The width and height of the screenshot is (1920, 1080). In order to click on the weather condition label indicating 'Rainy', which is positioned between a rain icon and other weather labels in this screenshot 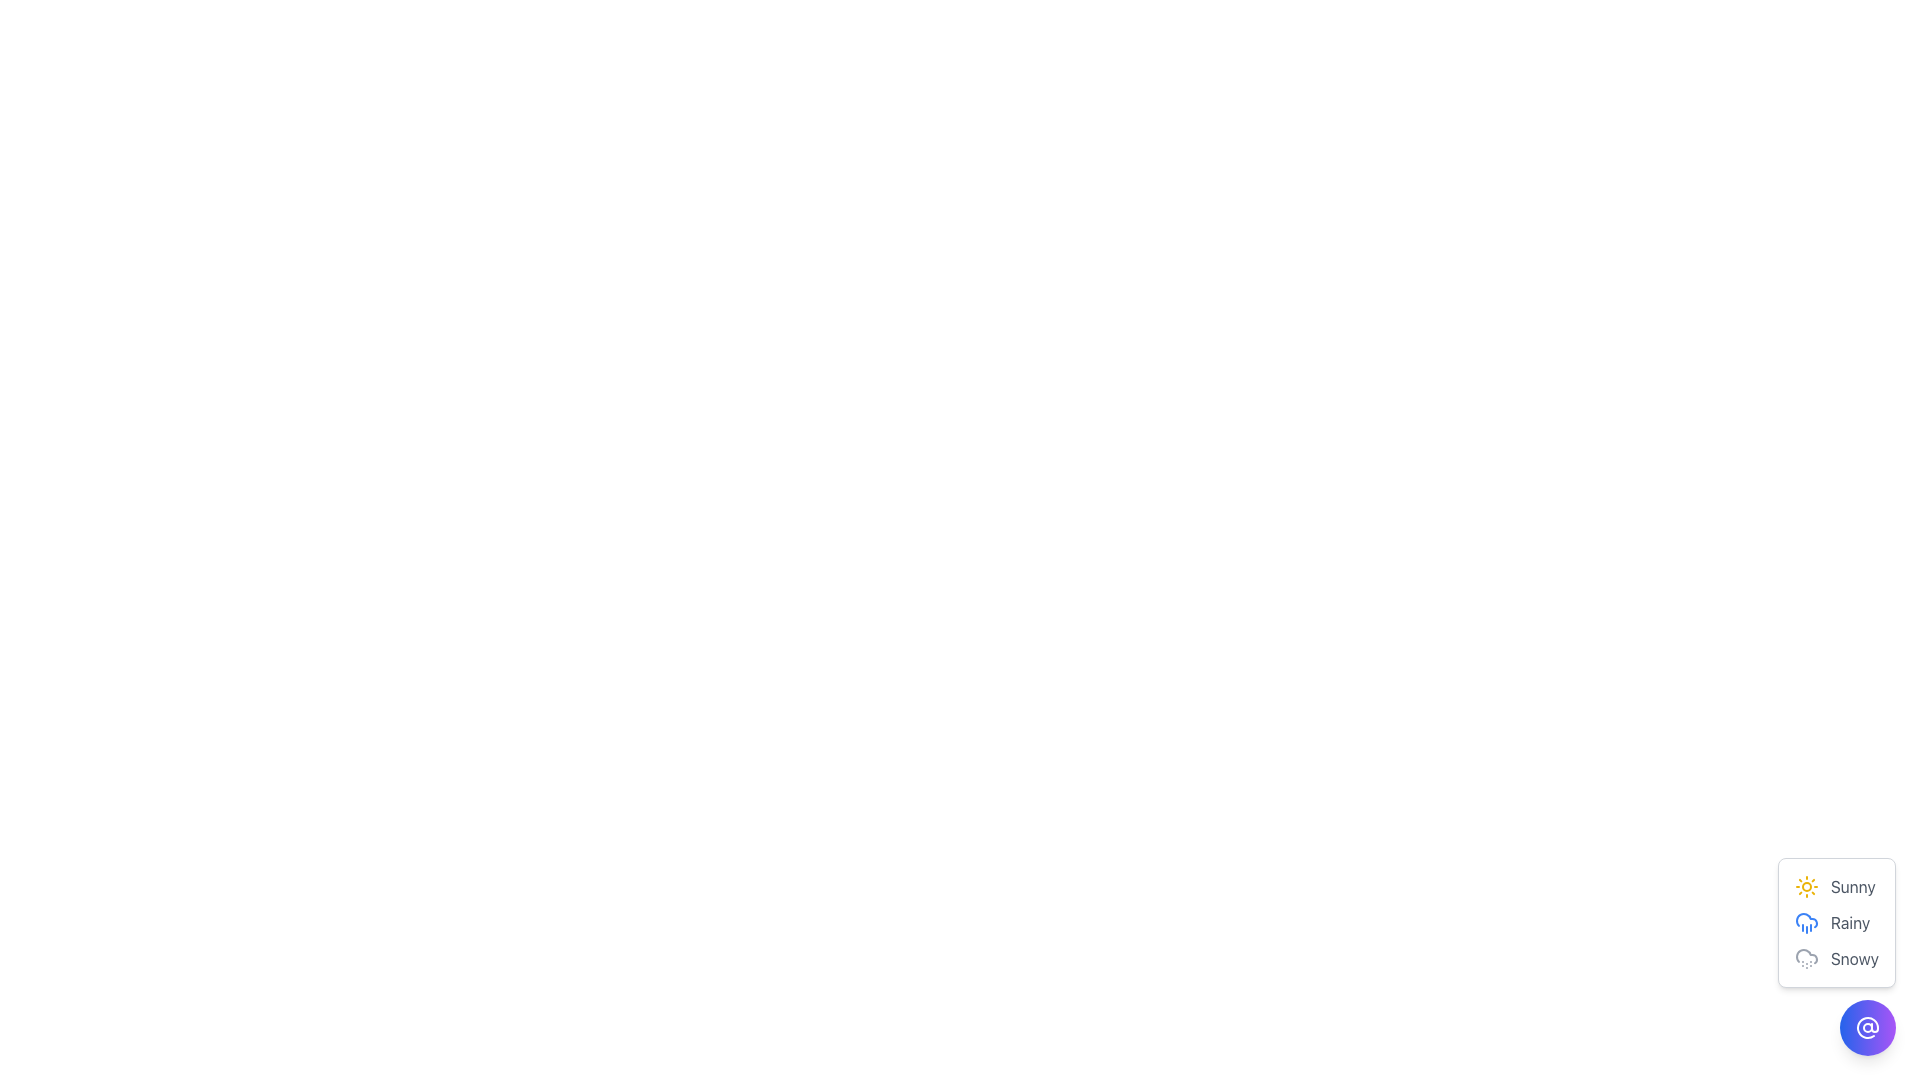, I will do `click(1849, 922)`.